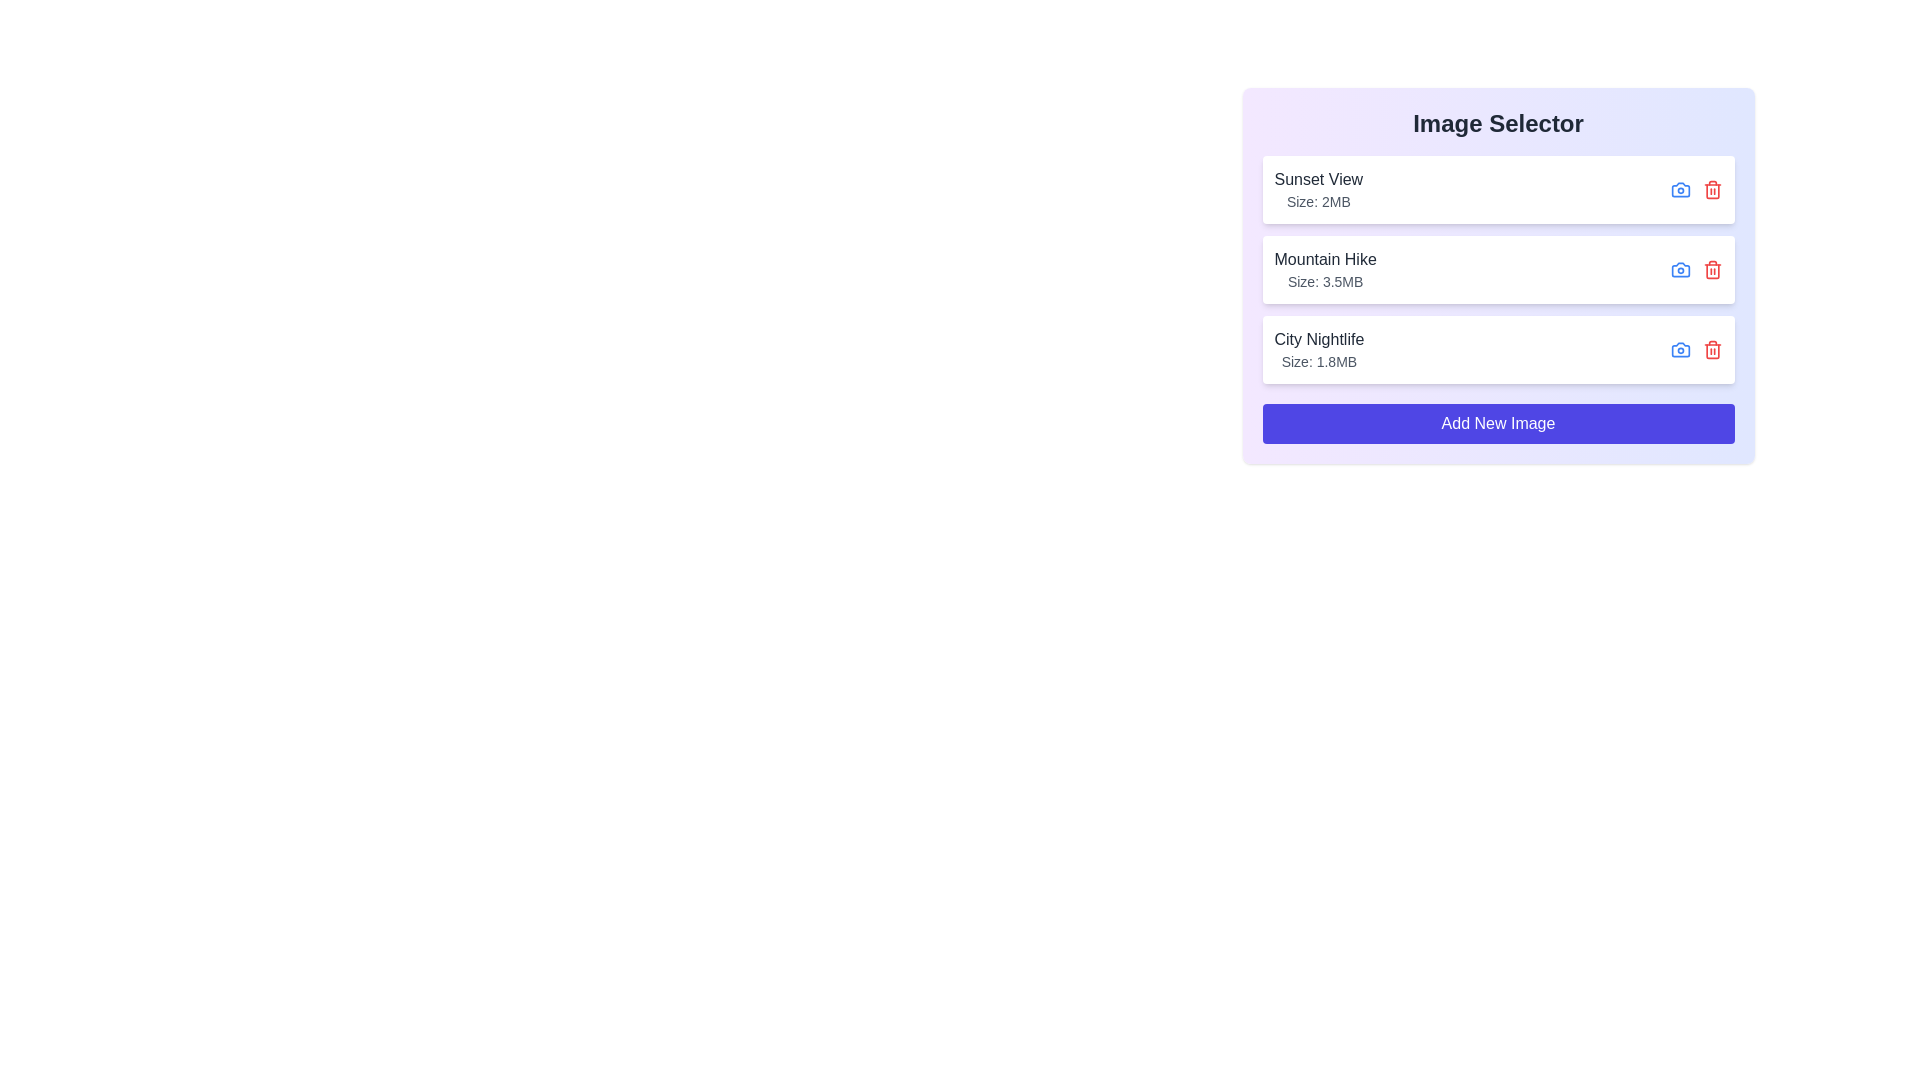  I want to click on the camera icon for Mountain Hike to view the image, so click(1680, 270).